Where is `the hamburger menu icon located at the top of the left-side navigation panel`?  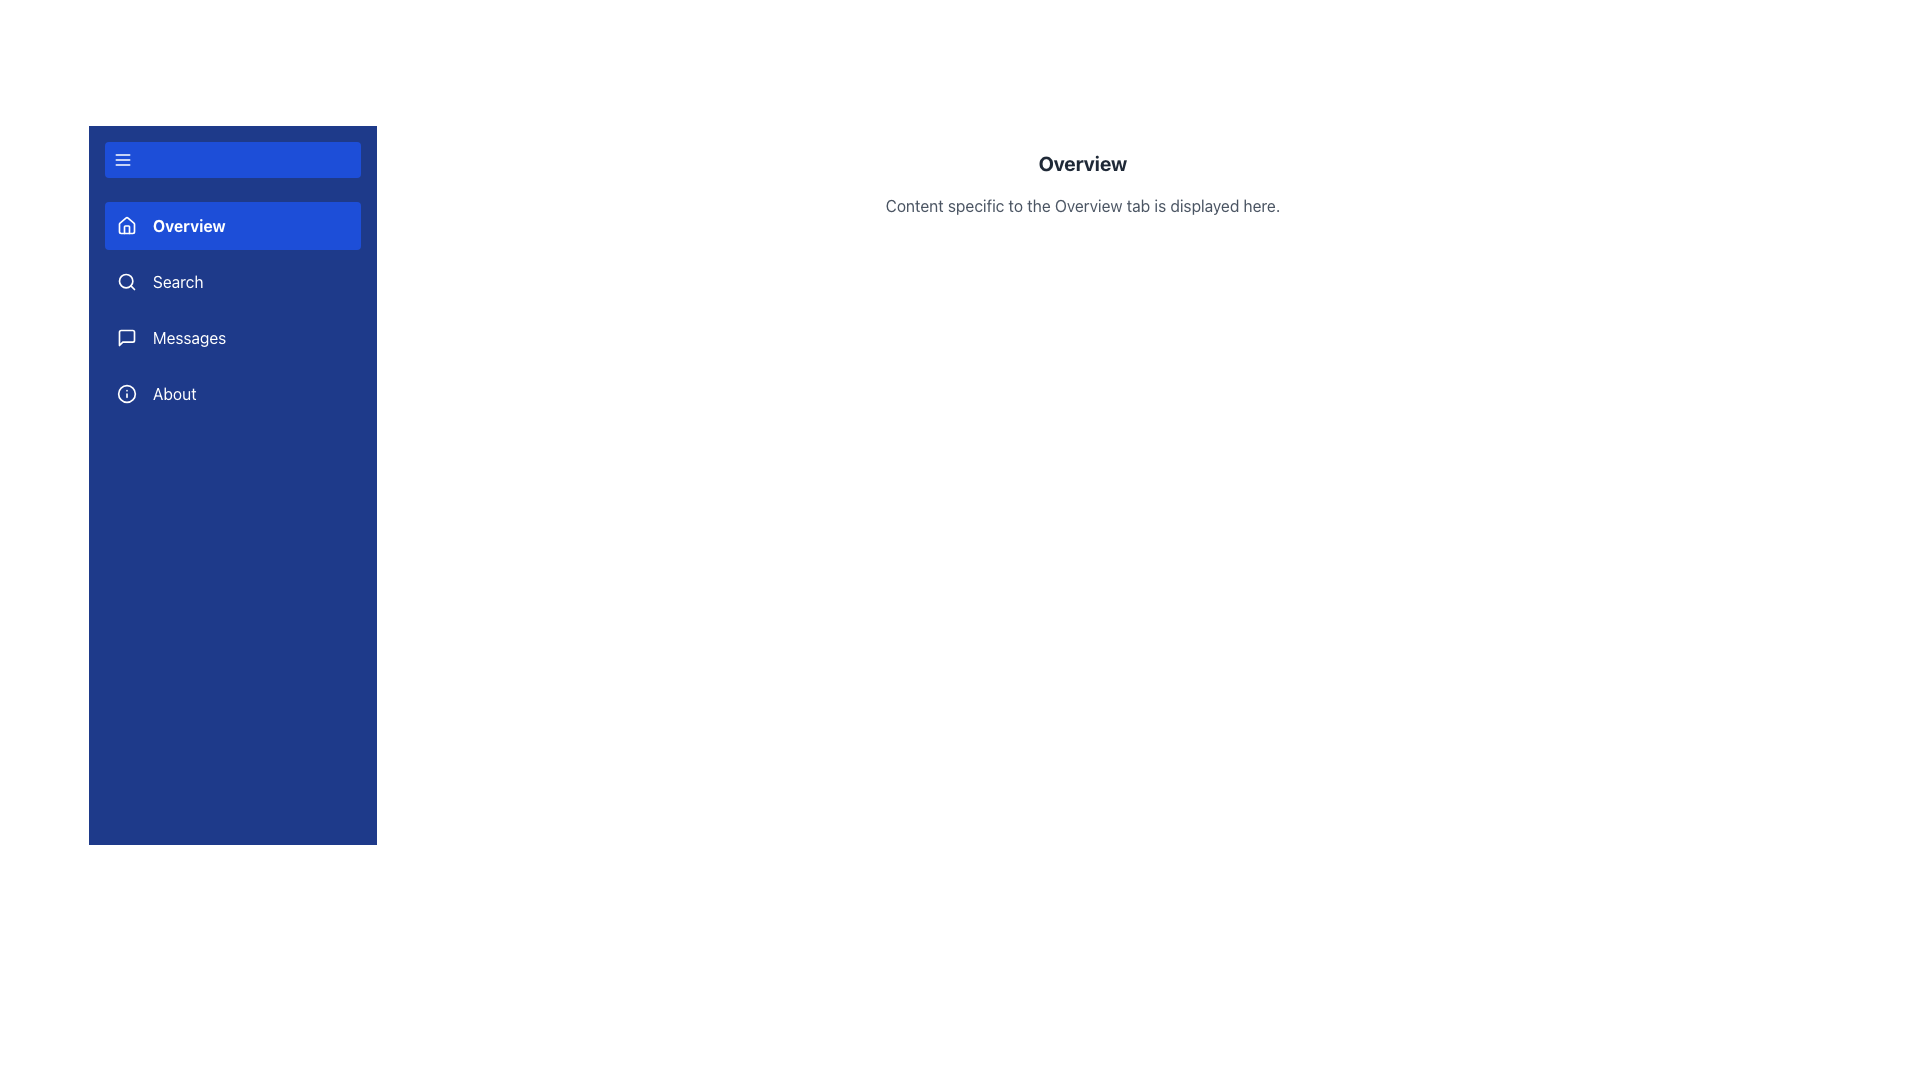
the hamburger menu icon located at the top of the left-side navigation panel is located at coordinates (122, 158).